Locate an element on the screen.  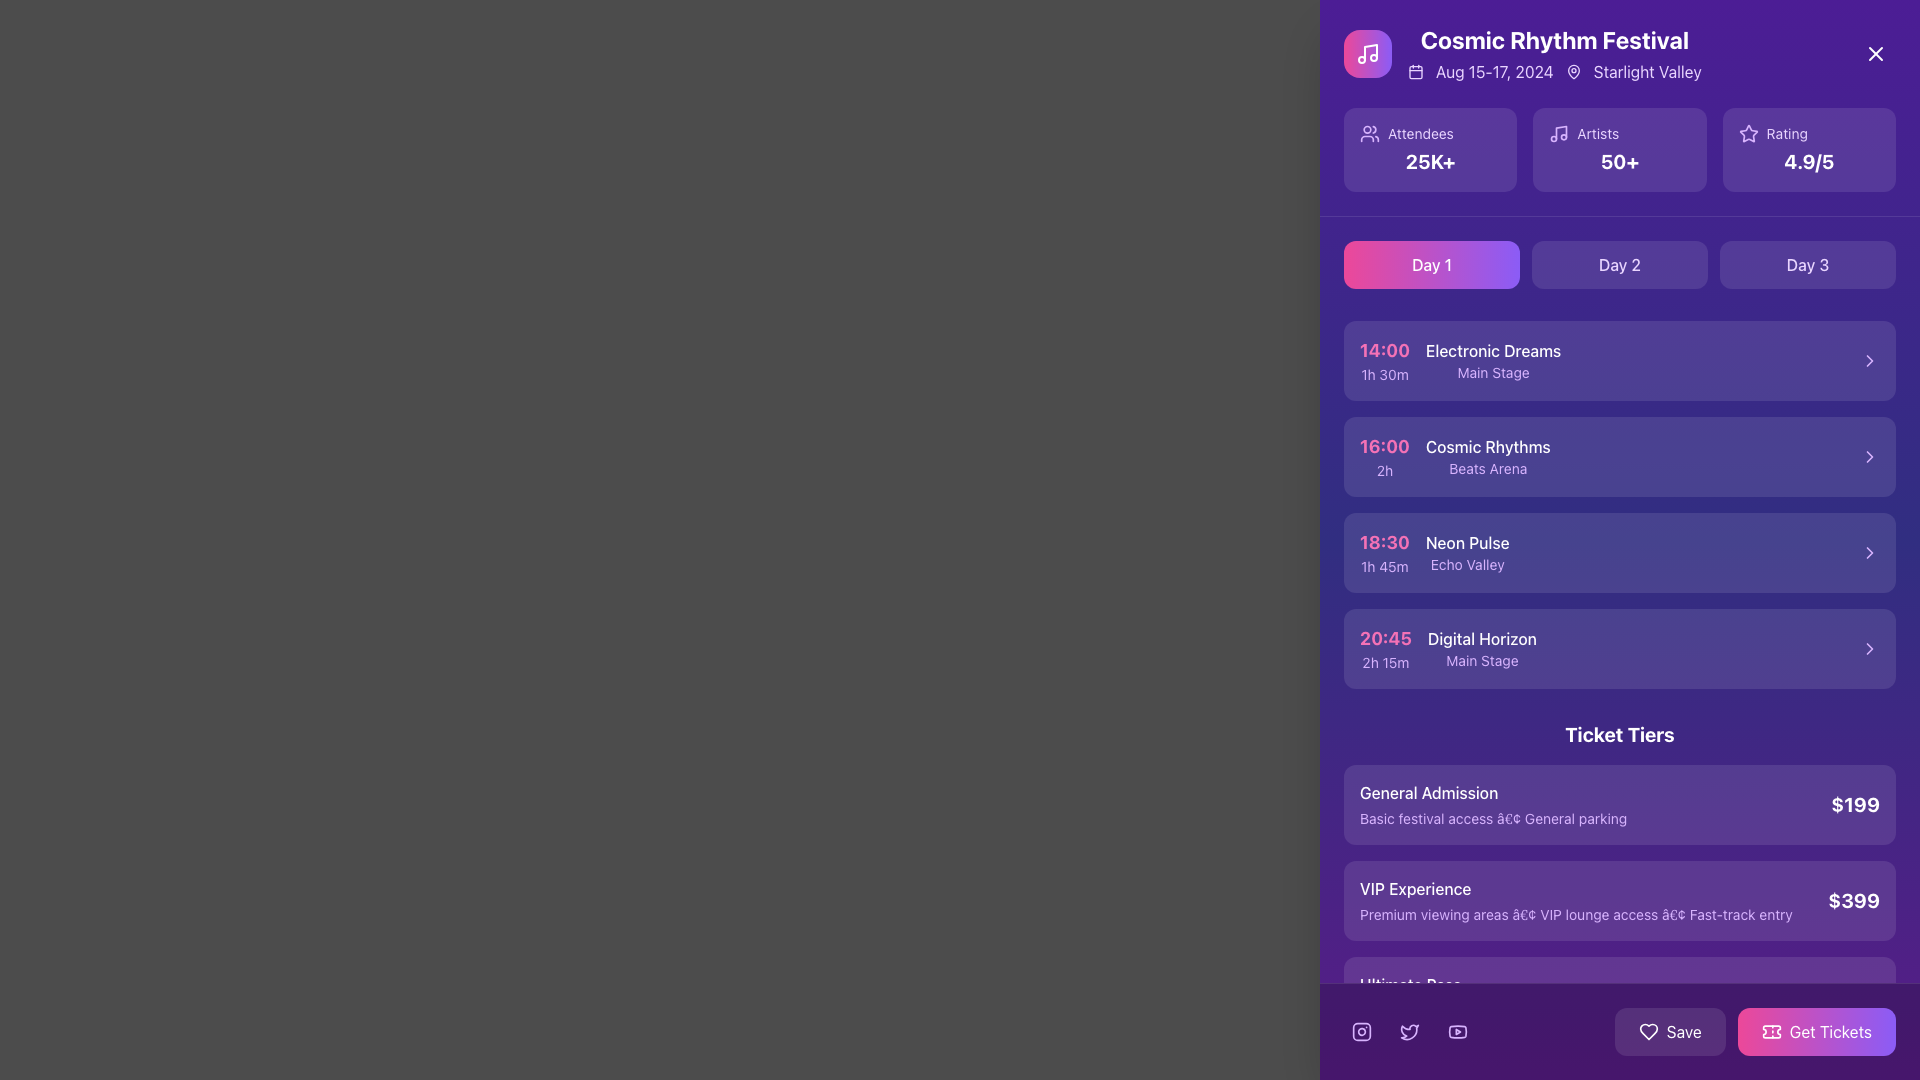
the 'Day 2' button is located at coordinates (1620, 264).